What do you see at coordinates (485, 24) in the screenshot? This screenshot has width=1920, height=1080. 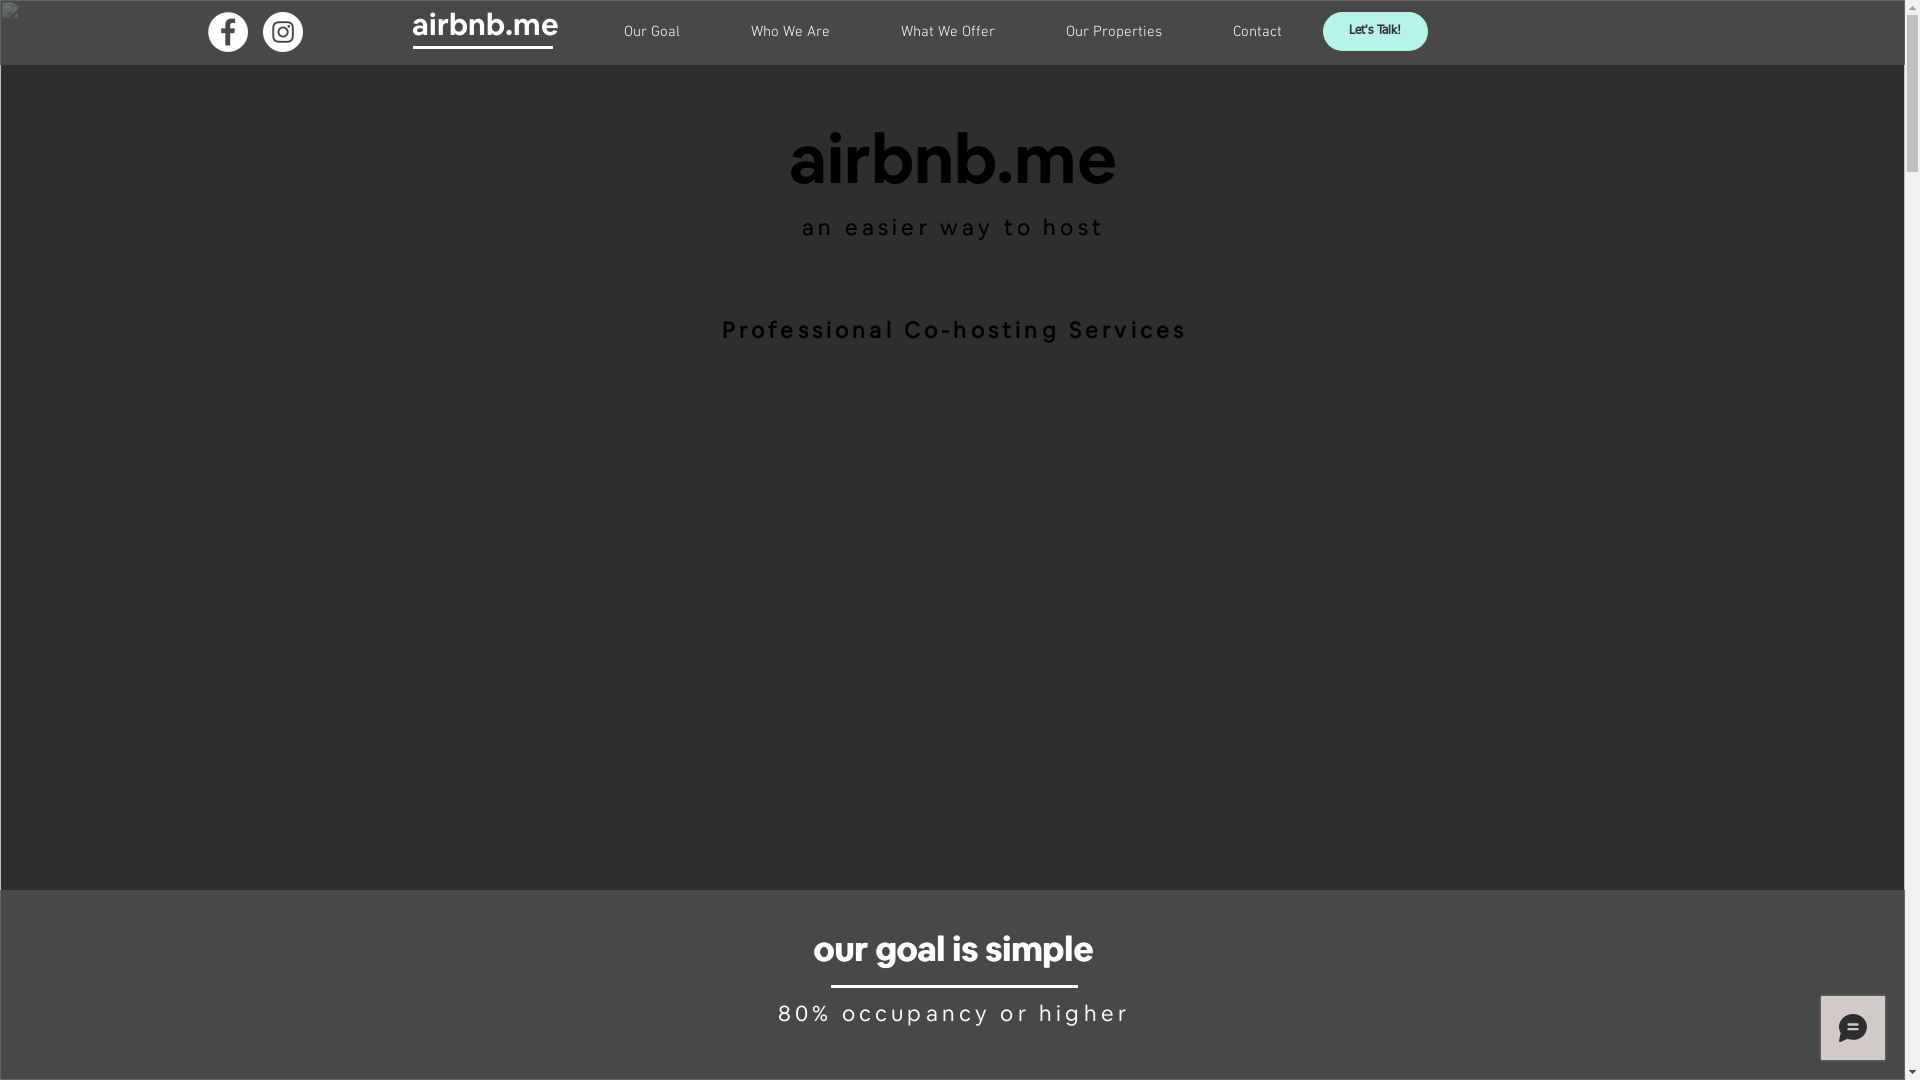 I see `'airbnb.me'` at bounding box center [485, 24].